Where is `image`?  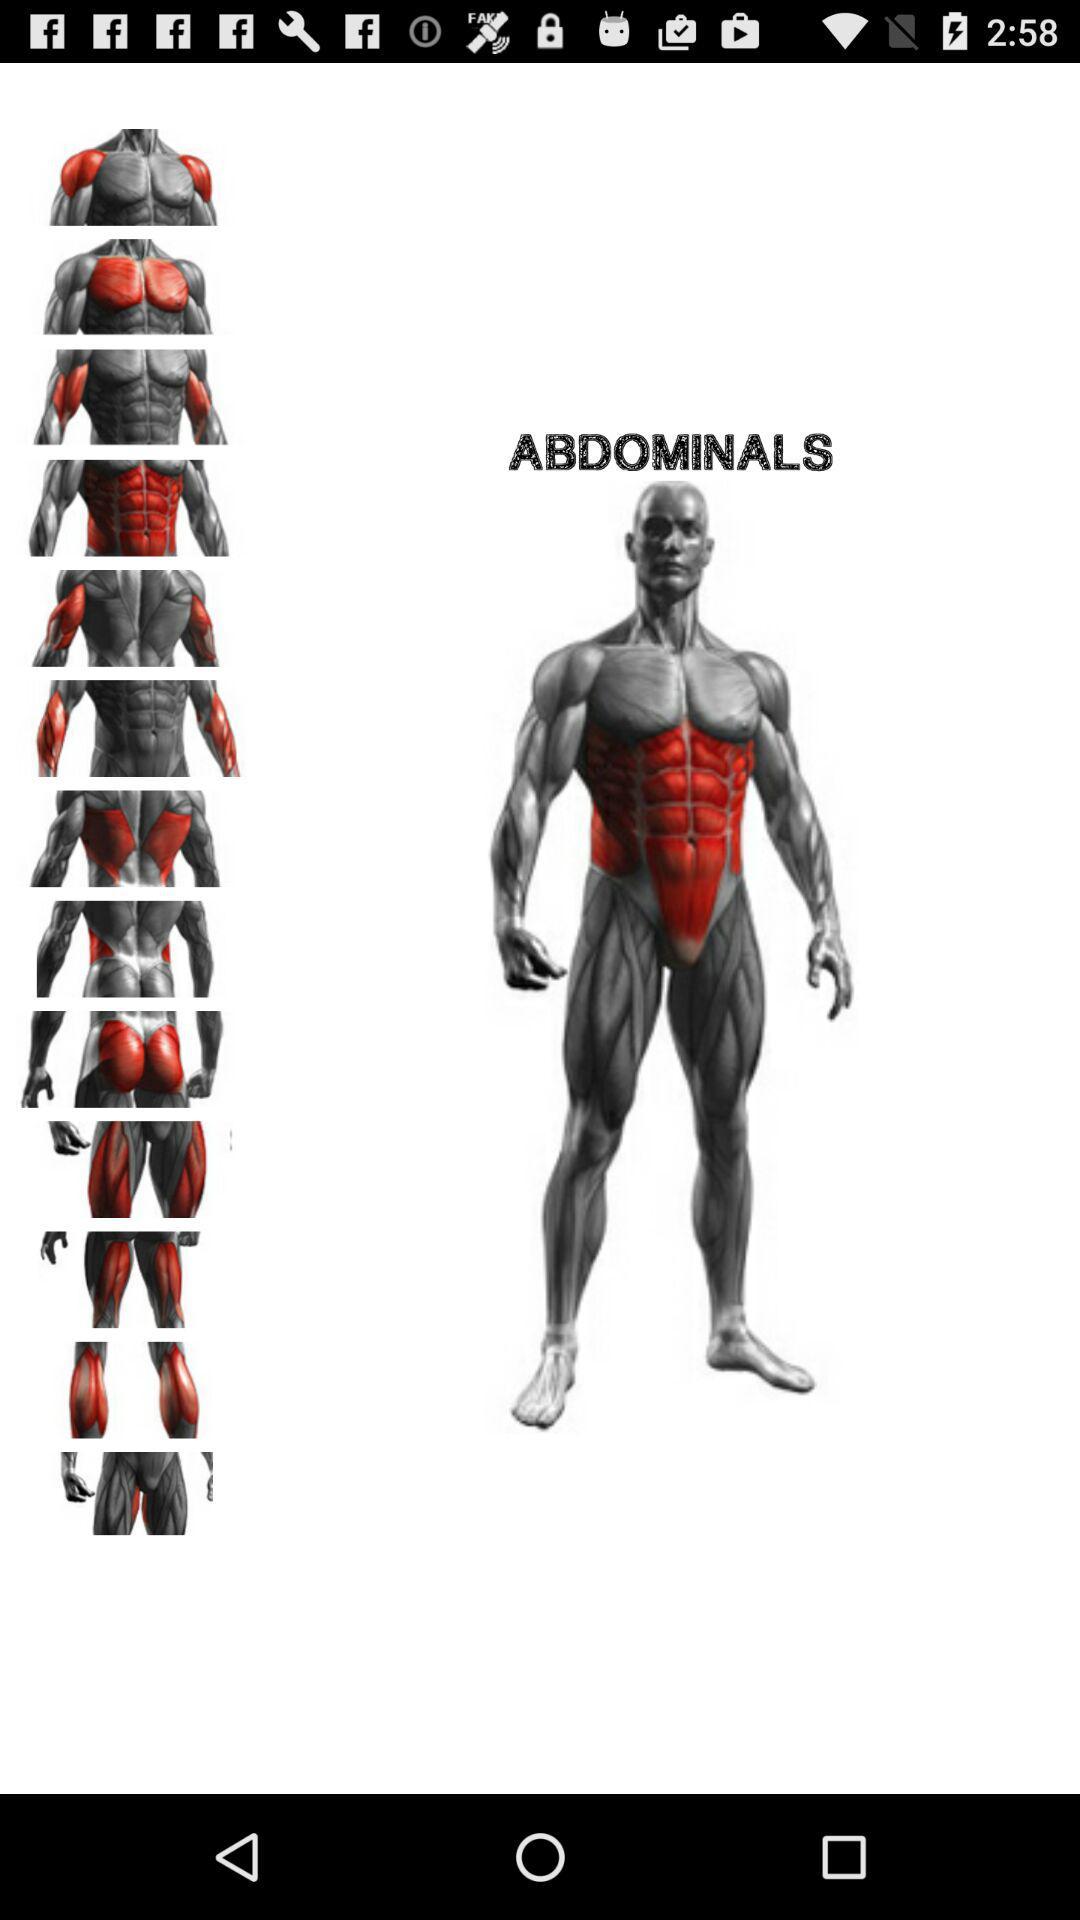 image is located at coordinates (131, 1493).